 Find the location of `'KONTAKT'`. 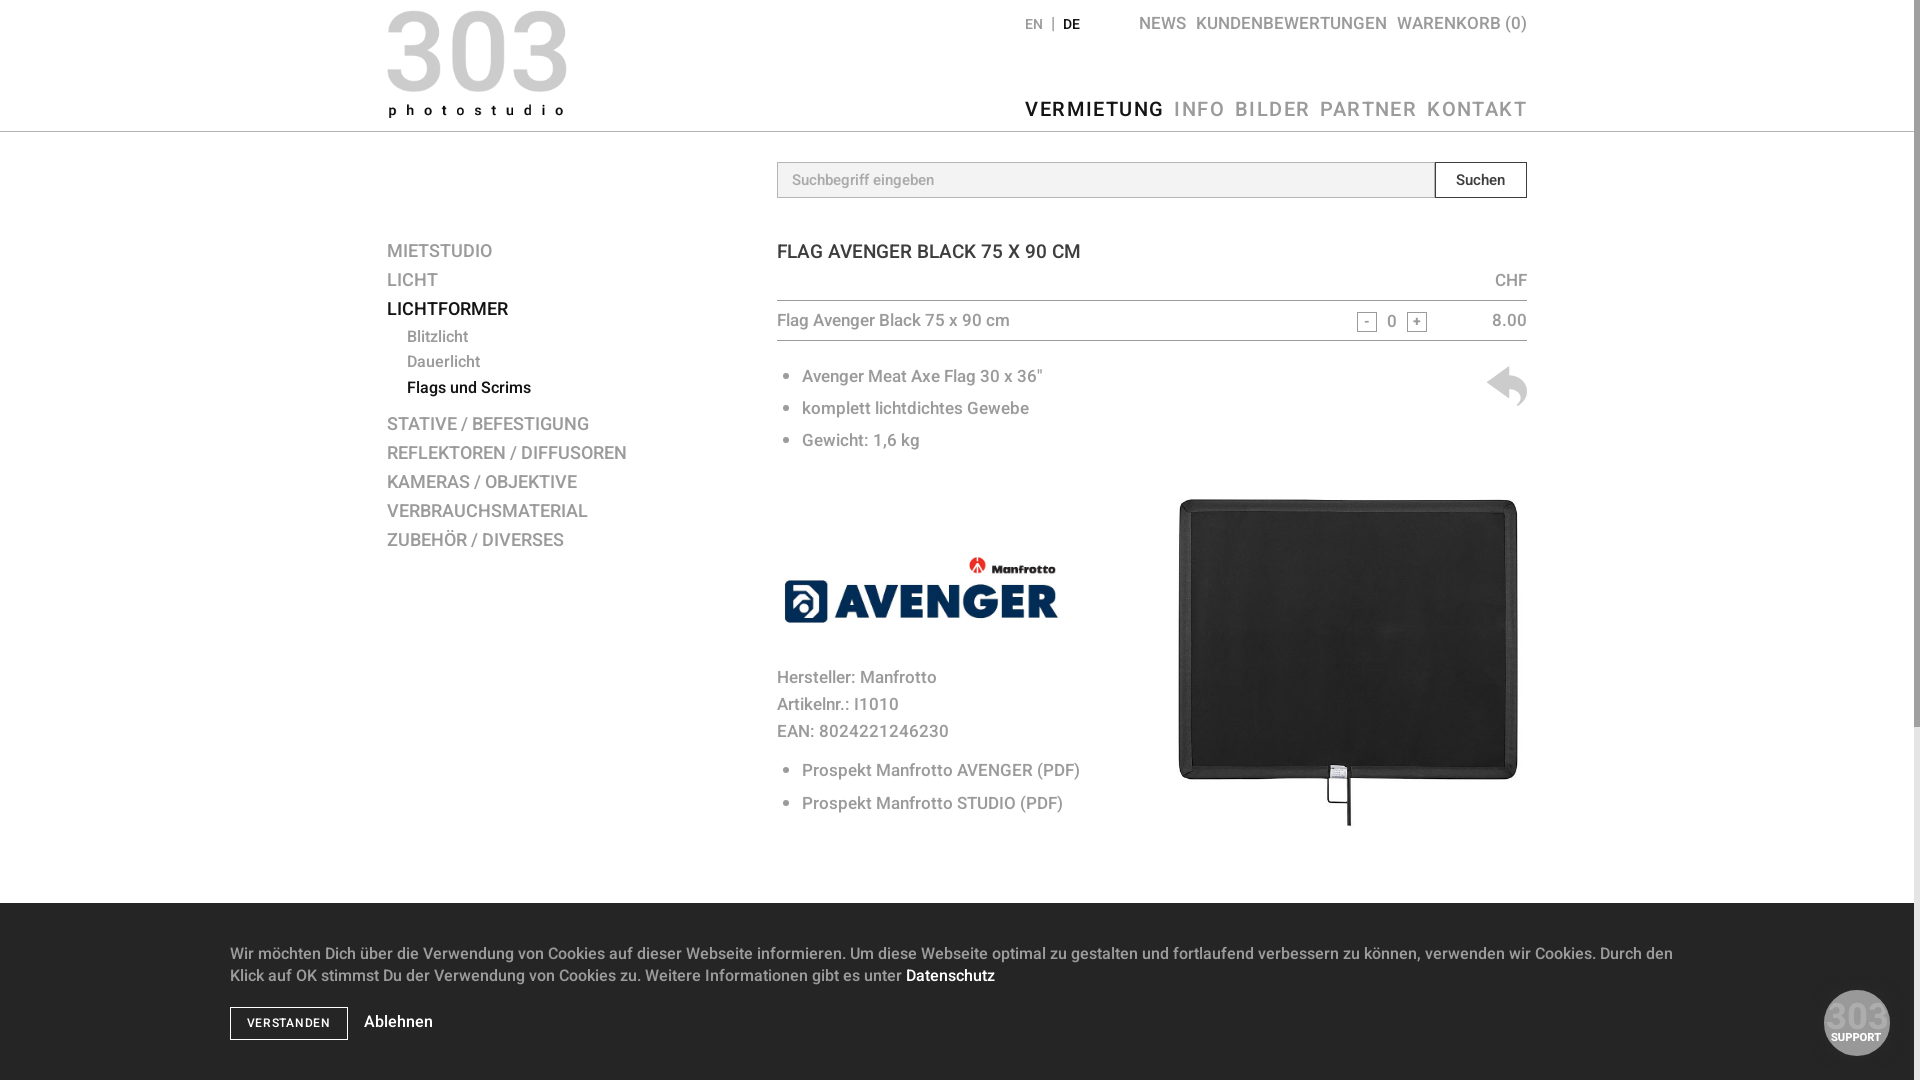

'KONTAKT' is located at coordinates (1477, 109).